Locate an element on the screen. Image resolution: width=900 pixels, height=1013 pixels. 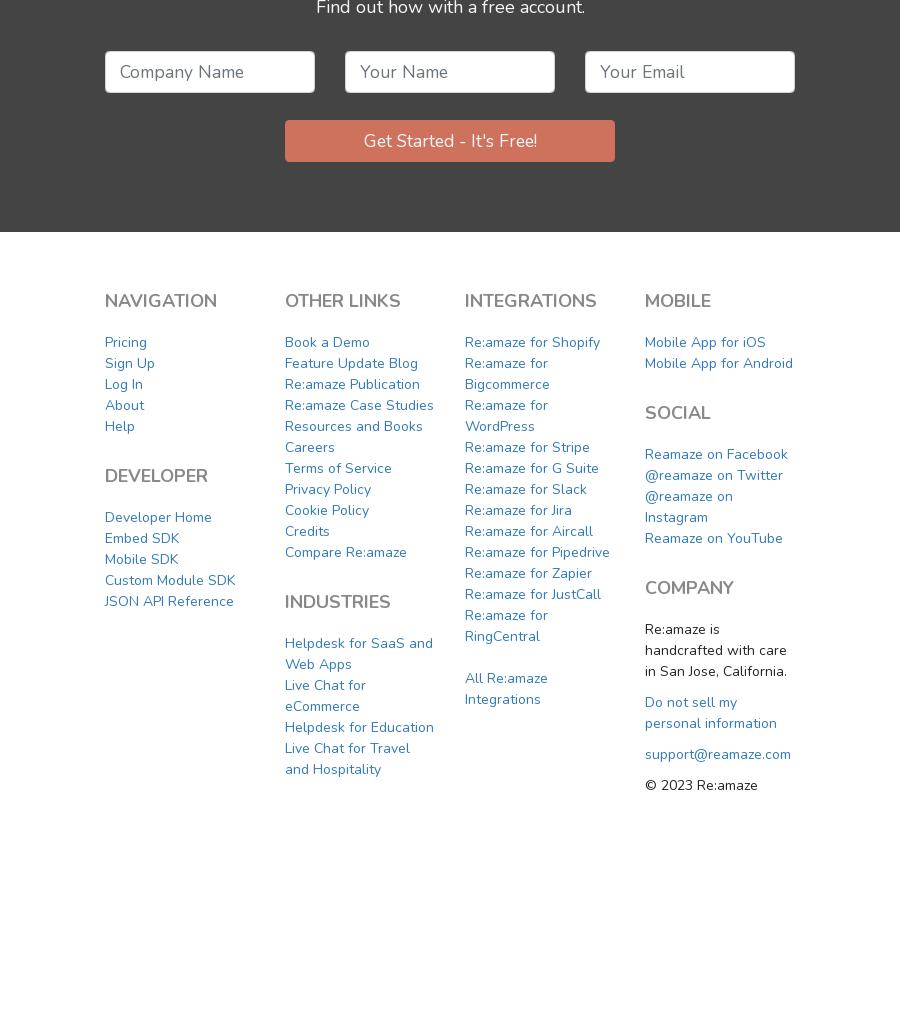
'Re:amaze for Slack' is located at coordinates (524, 487).